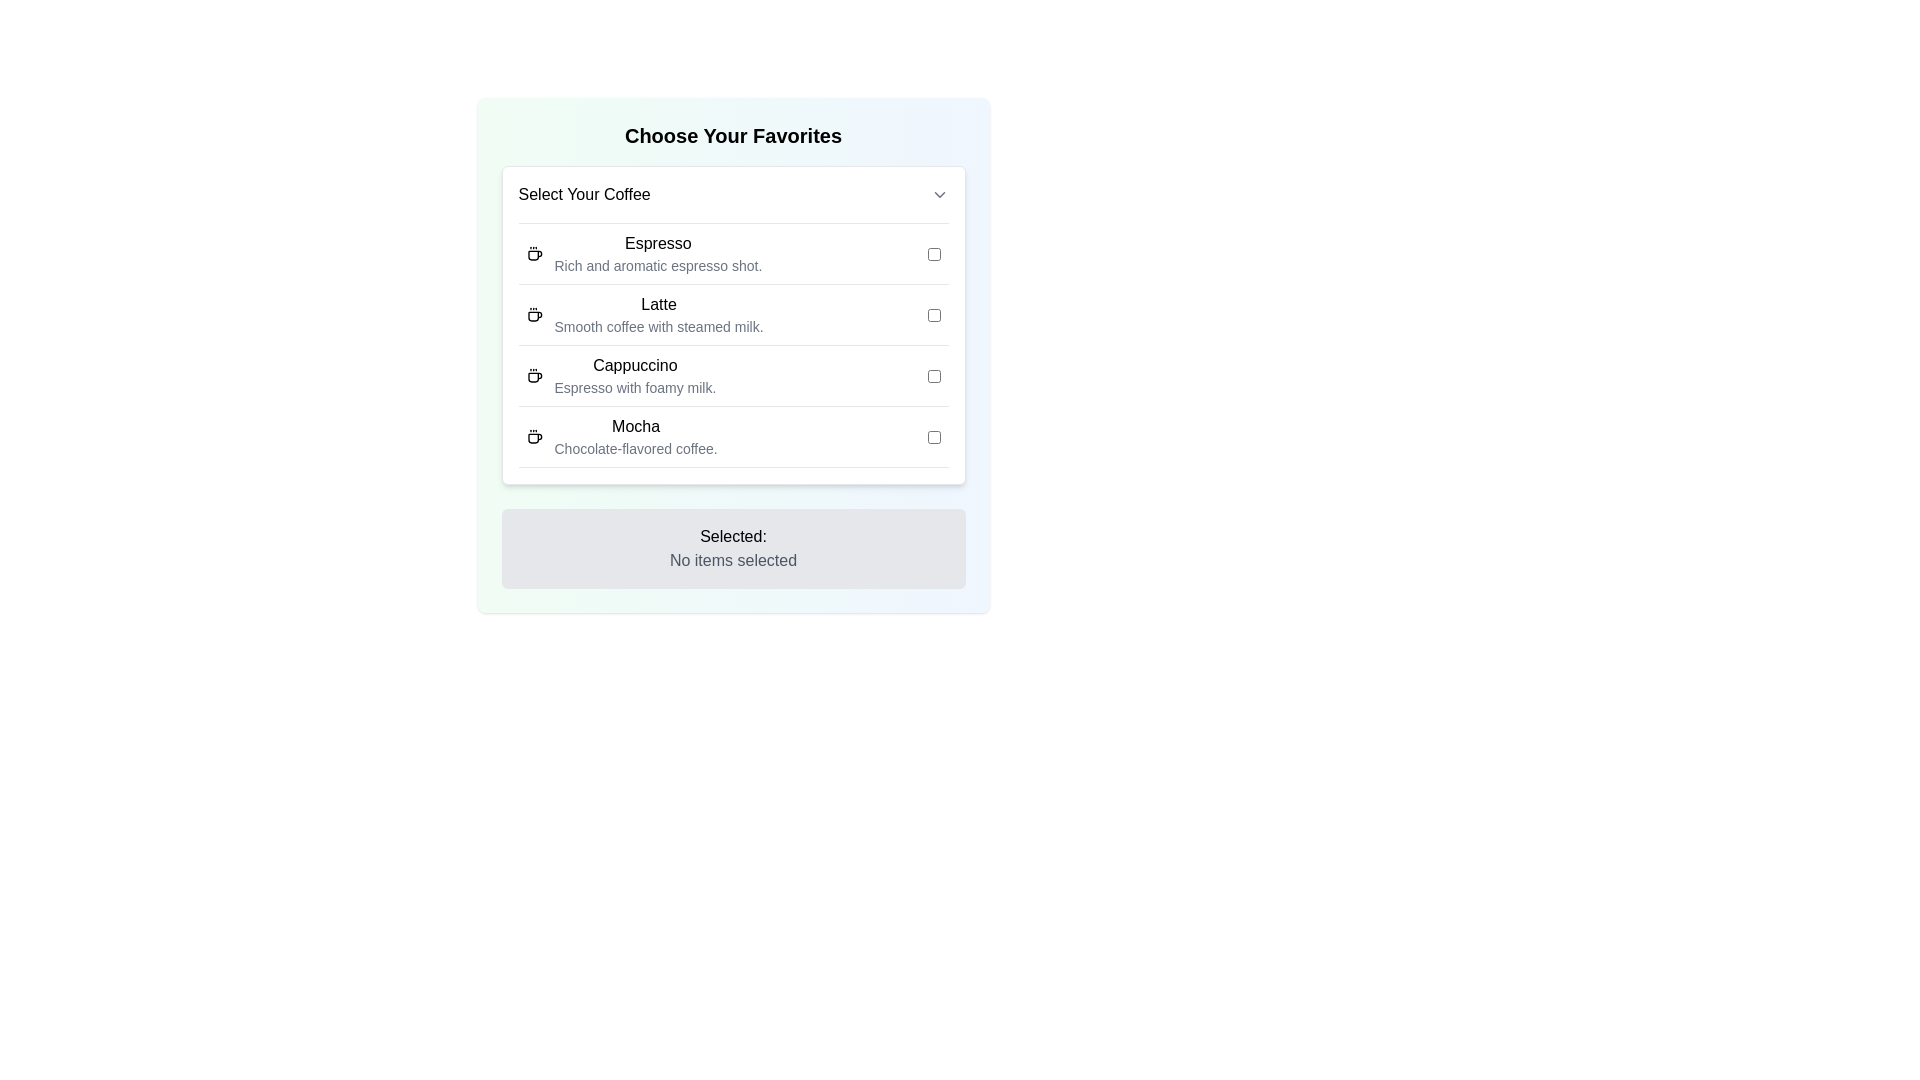  What do you see at coordinates (534, 315) in the screenshot?
I see `the coffee cup icon associated with the 'Latte' menu item in the 'Select Your Coffee' list` at bounding box center [534, 315].